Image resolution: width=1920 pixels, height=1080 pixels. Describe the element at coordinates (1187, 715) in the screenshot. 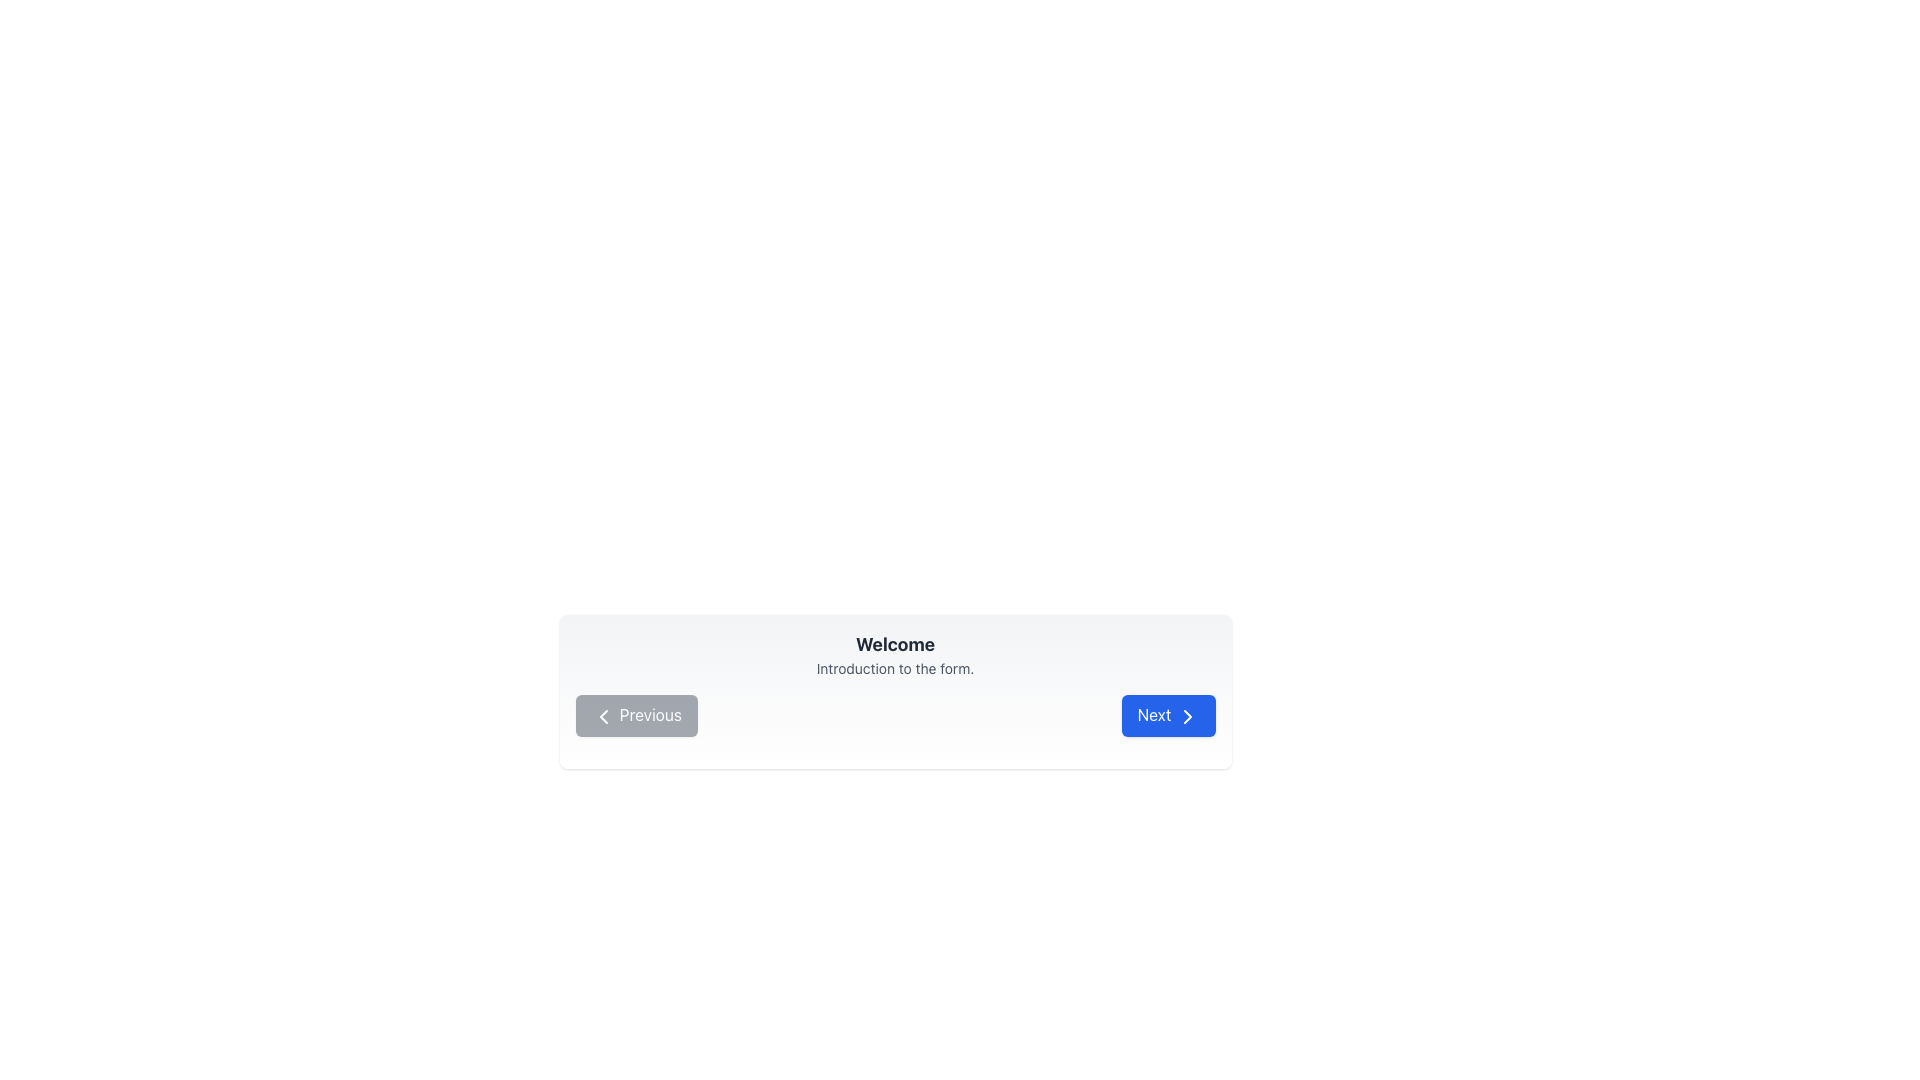

I see `the rightward-pointing chevron icon within the blue 'Next' button to proceed` at that location.